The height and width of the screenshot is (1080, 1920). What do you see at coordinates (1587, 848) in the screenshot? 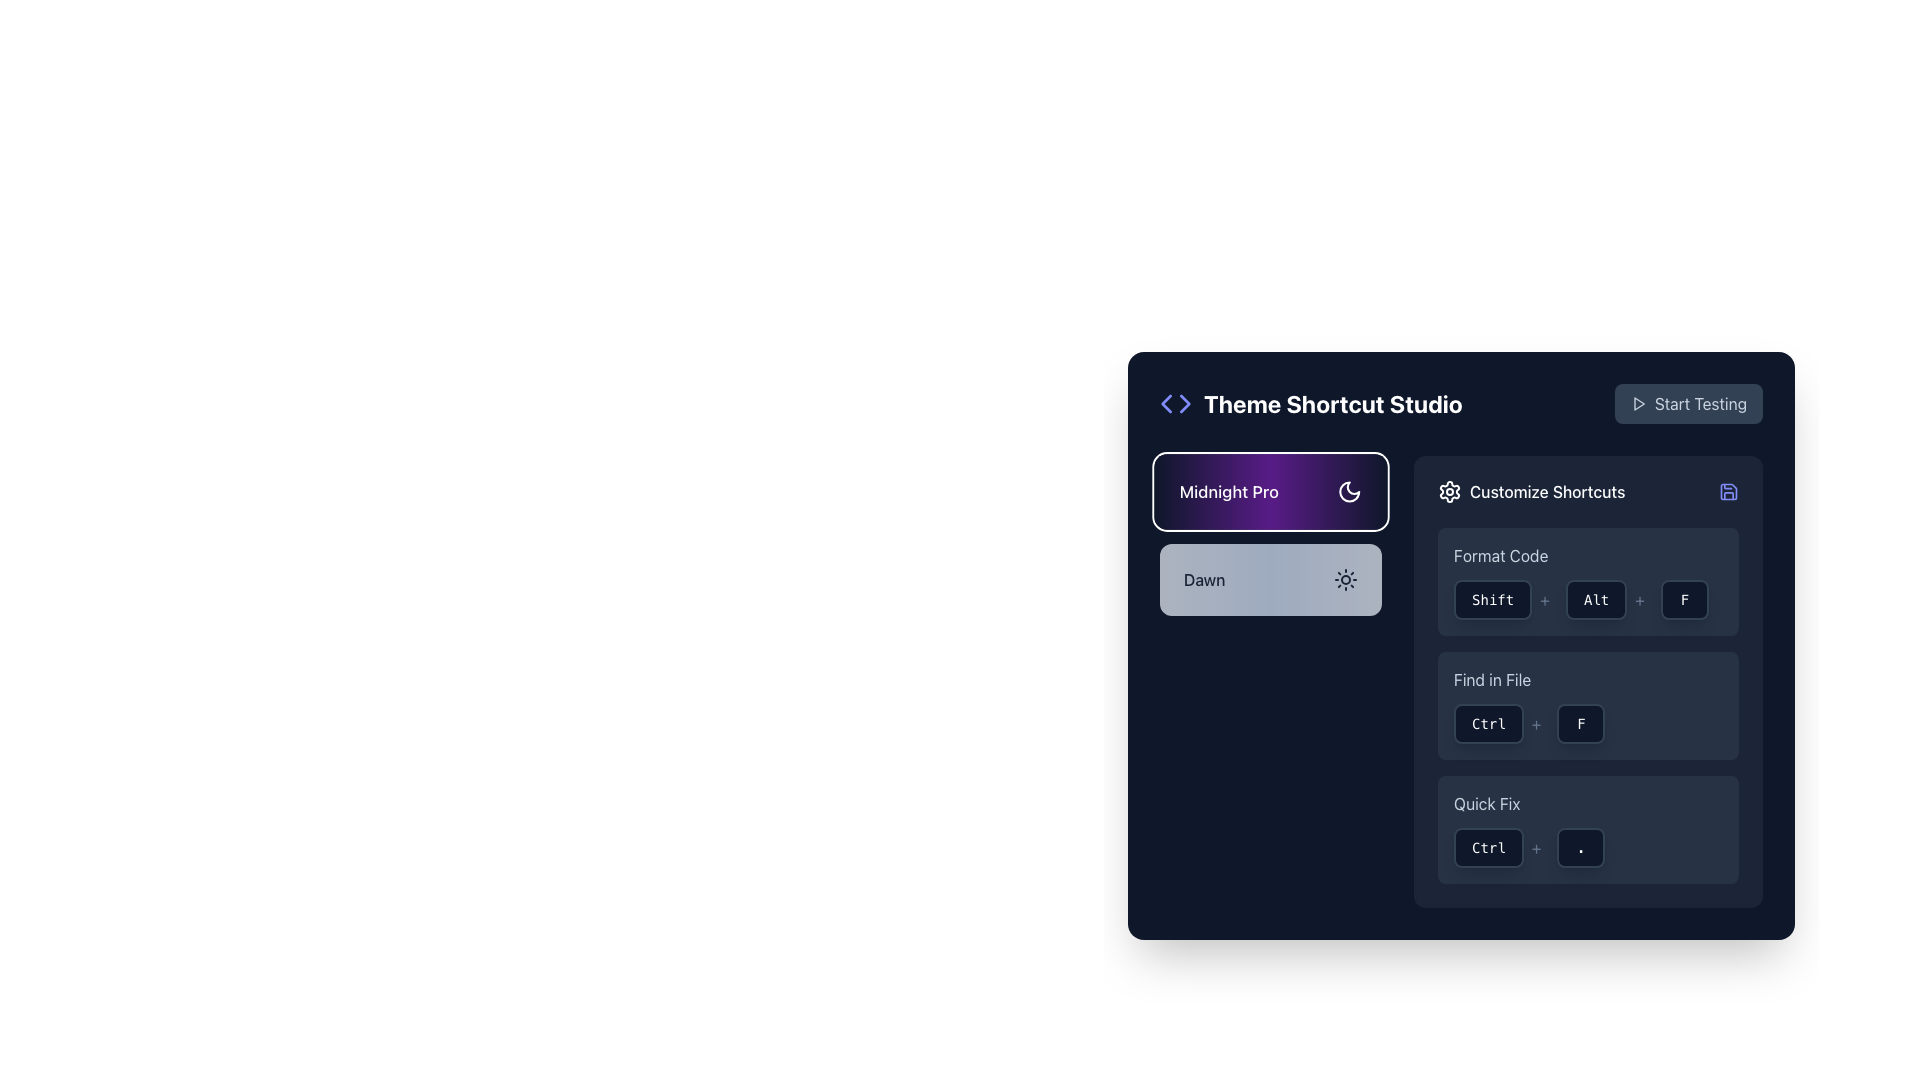
I see `the content of the text label displaying 'Ctrl+.' which is styled with a dark background and rounded corners, located in the bottom right section of the interface under the 'Quick Fix' card` at bounding box center [1587, 848].